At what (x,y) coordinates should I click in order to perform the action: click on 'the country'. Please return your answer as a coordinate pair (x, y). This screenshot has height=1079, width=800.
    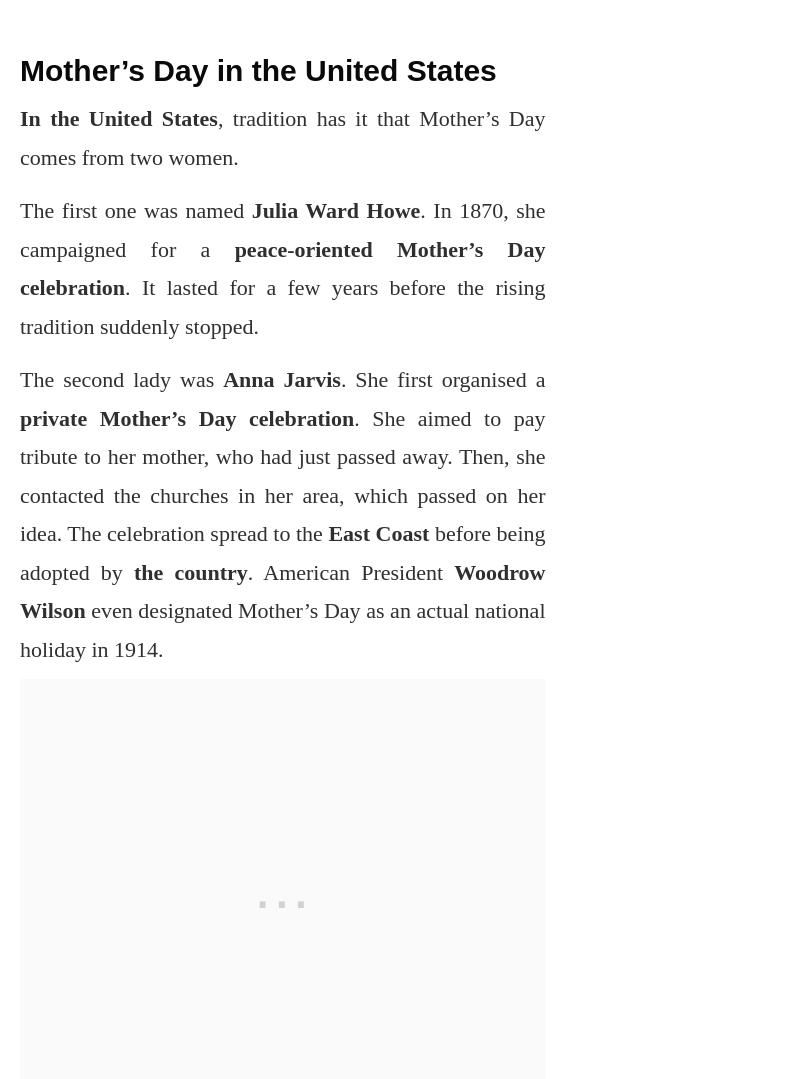
    Looking at the image, I should click on (189, 570).